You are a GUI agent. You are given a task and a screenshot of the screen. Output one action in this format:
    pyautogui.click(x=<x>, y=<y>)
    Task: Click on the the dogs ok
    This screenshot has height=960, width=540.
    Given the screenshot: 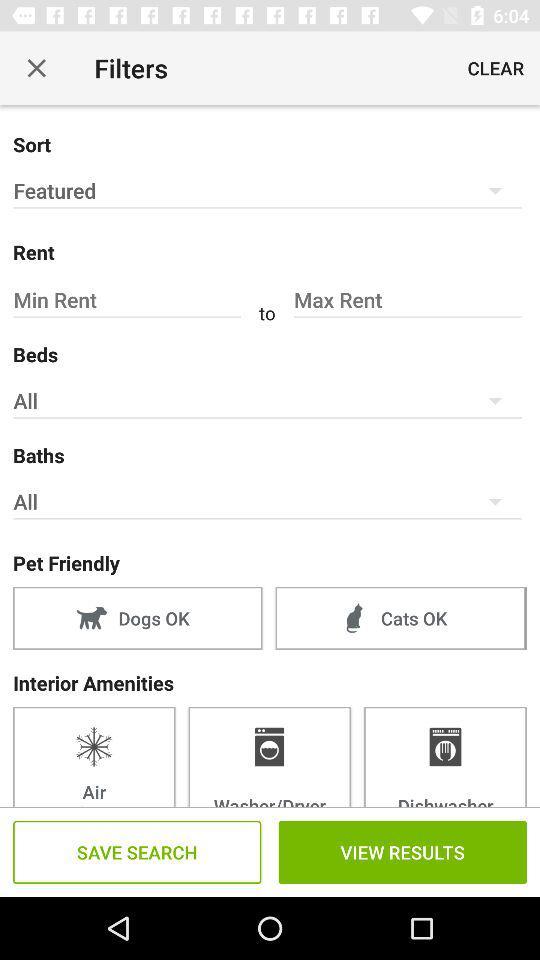 What is the action you would take?
    pyautogui.click(x=136, y=617)
    